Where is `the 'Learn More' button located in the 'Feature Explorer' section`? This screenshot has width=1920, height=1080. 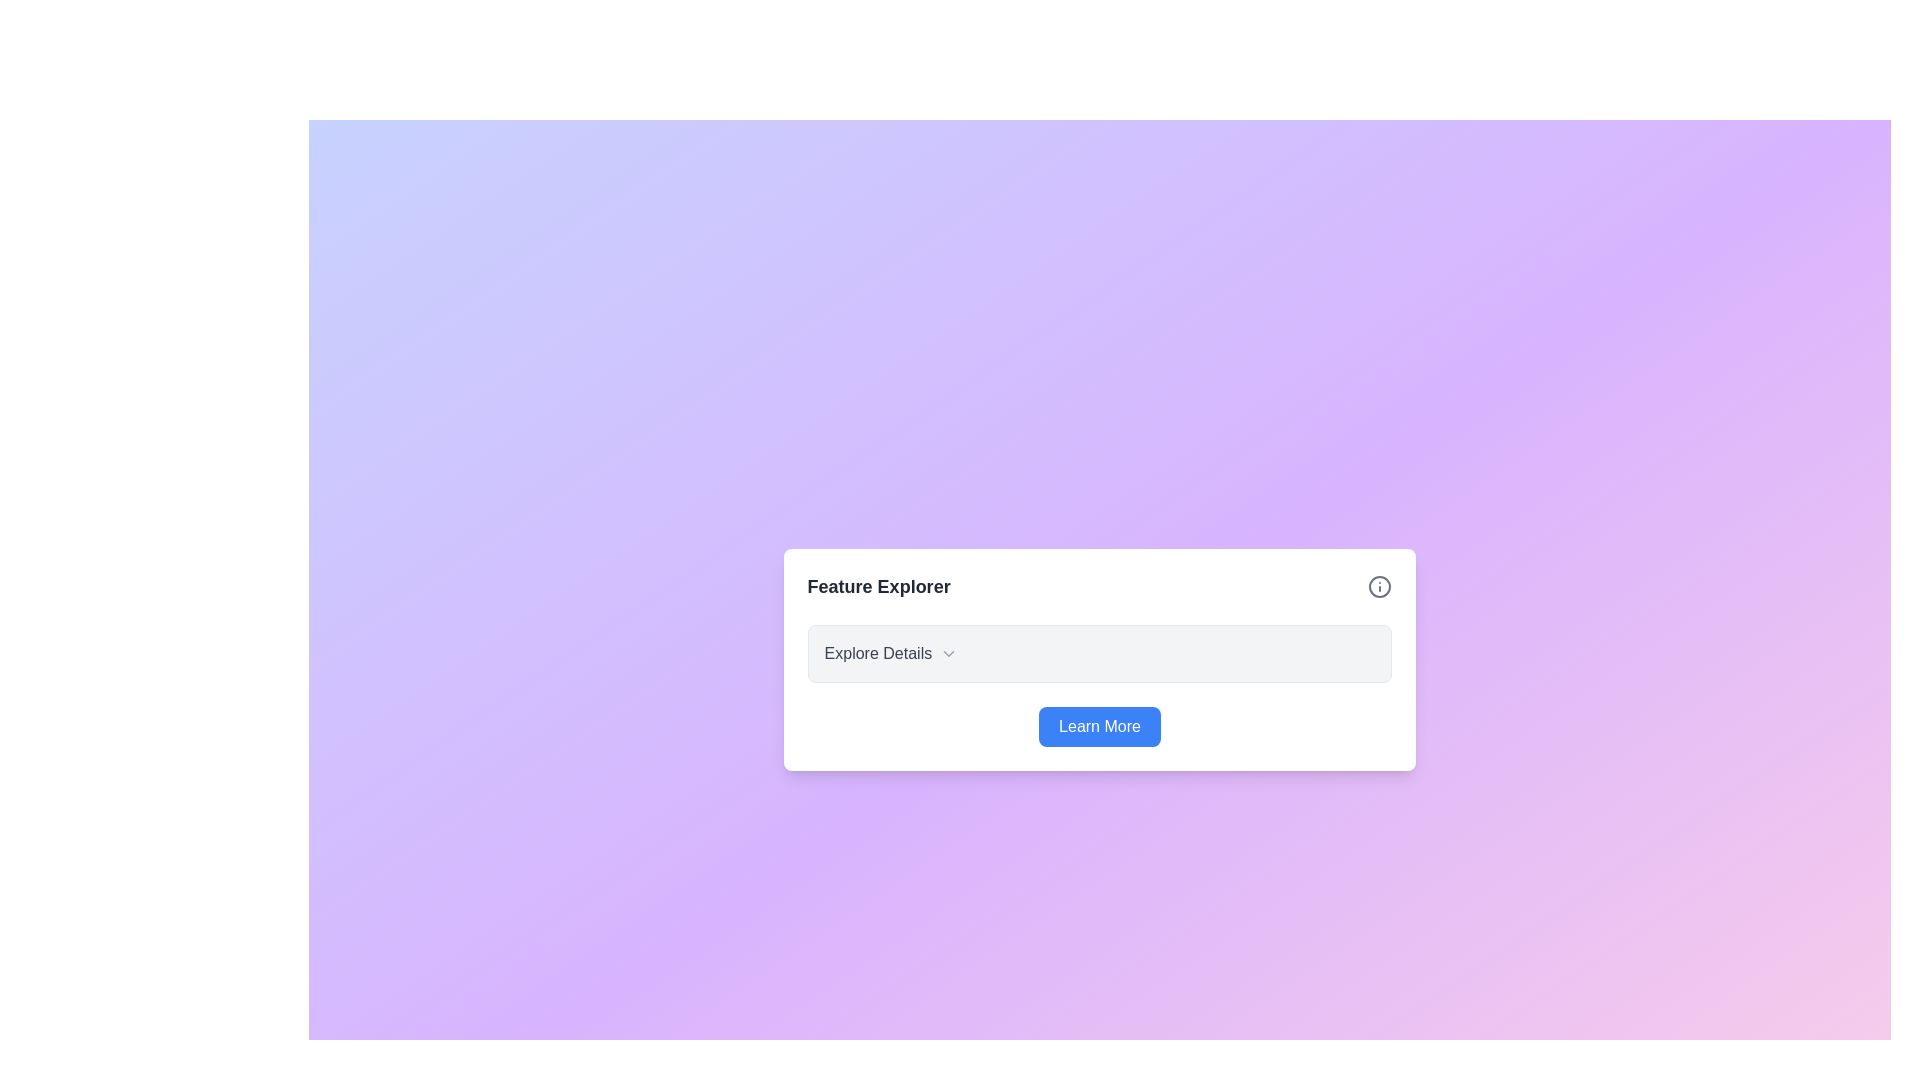
the 'Learn More' button located in the 'Feature Explorer' section is located at coordinates (1098, 726).